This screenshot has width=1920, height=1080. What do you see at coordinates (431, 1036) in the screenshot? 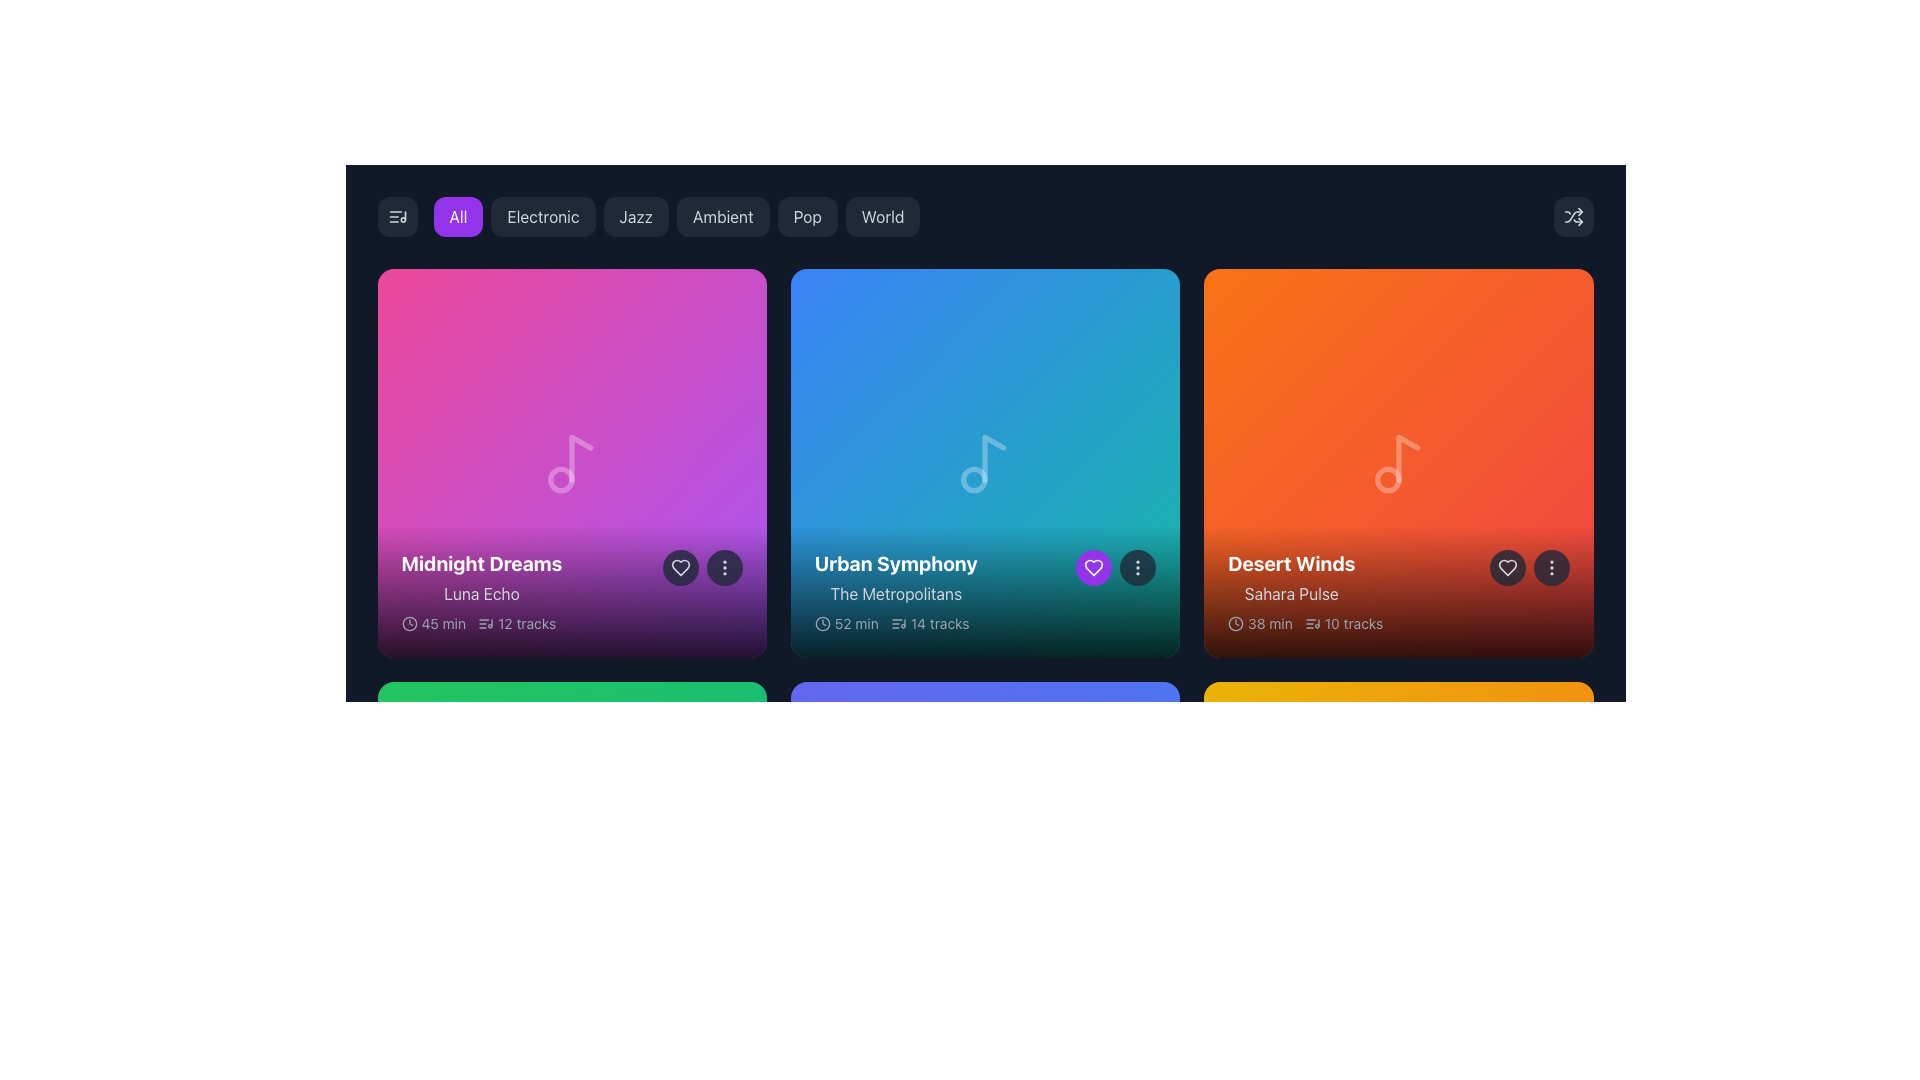
I see `the content of the Label with Icon element displaying '41 min' and a clock icon, which is the first component in its row below an album or playlist card` at bounding box center [431, 1036].